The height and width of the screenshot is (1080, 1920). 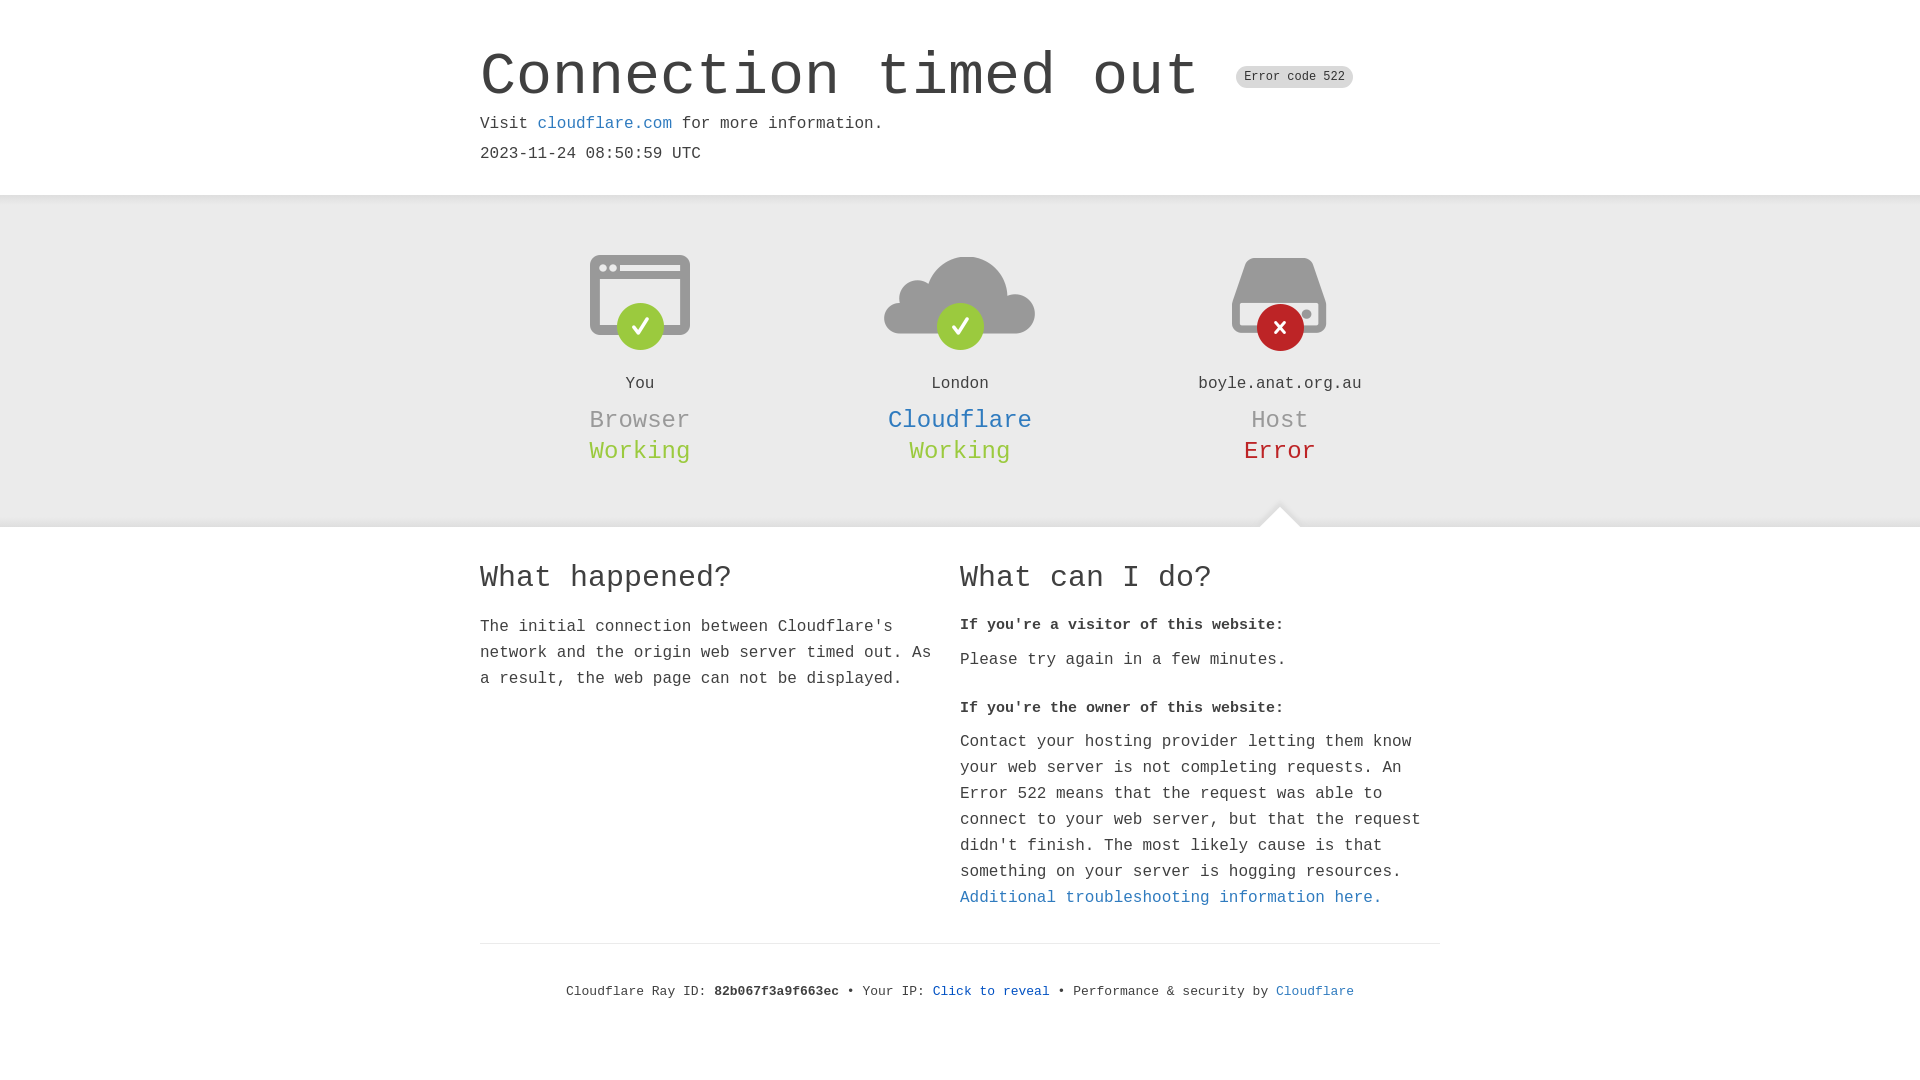 What do you see at coordinates (960, 419) in the screenshot?
I see `'Cloudflare'` at bounding box center [960, 419].